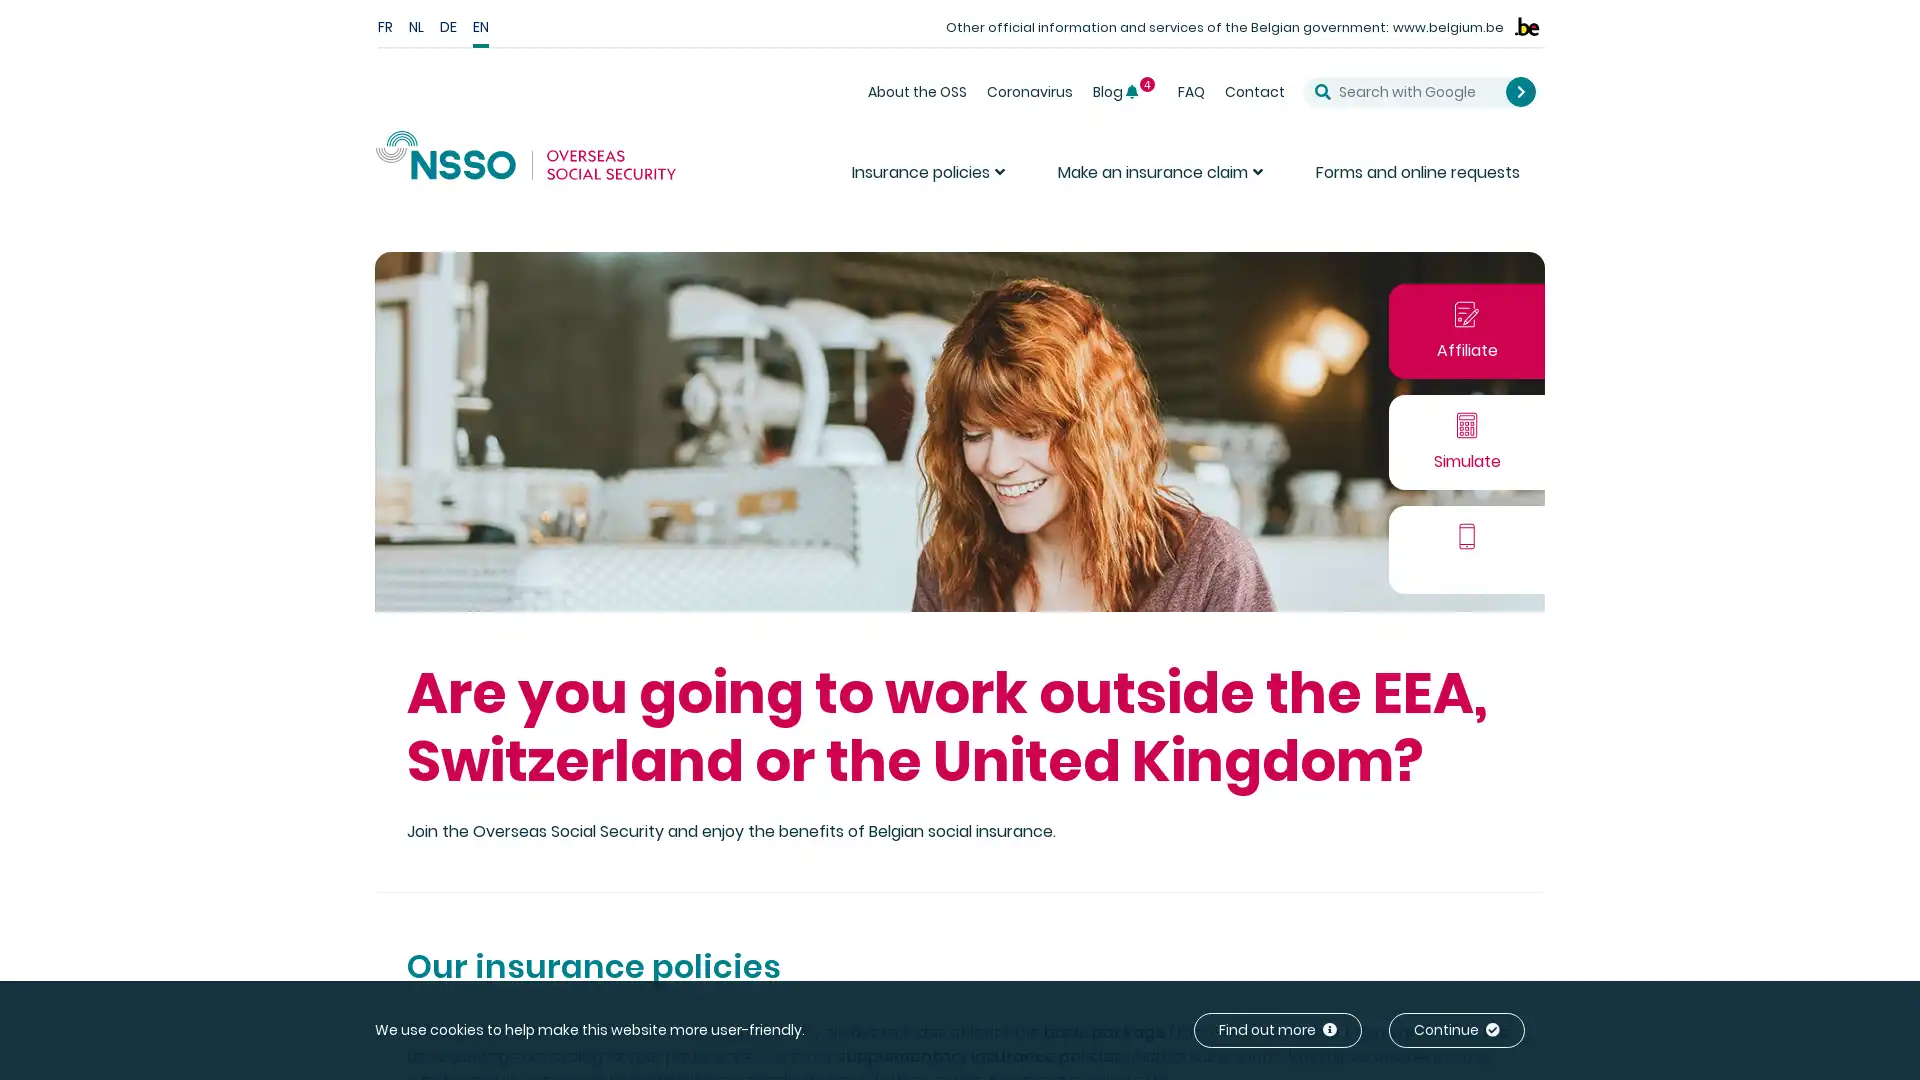  What do you see at coordinates (1734, 457) in the screenshot?
I see `Your contribution` at bounding box center [1734, 457].